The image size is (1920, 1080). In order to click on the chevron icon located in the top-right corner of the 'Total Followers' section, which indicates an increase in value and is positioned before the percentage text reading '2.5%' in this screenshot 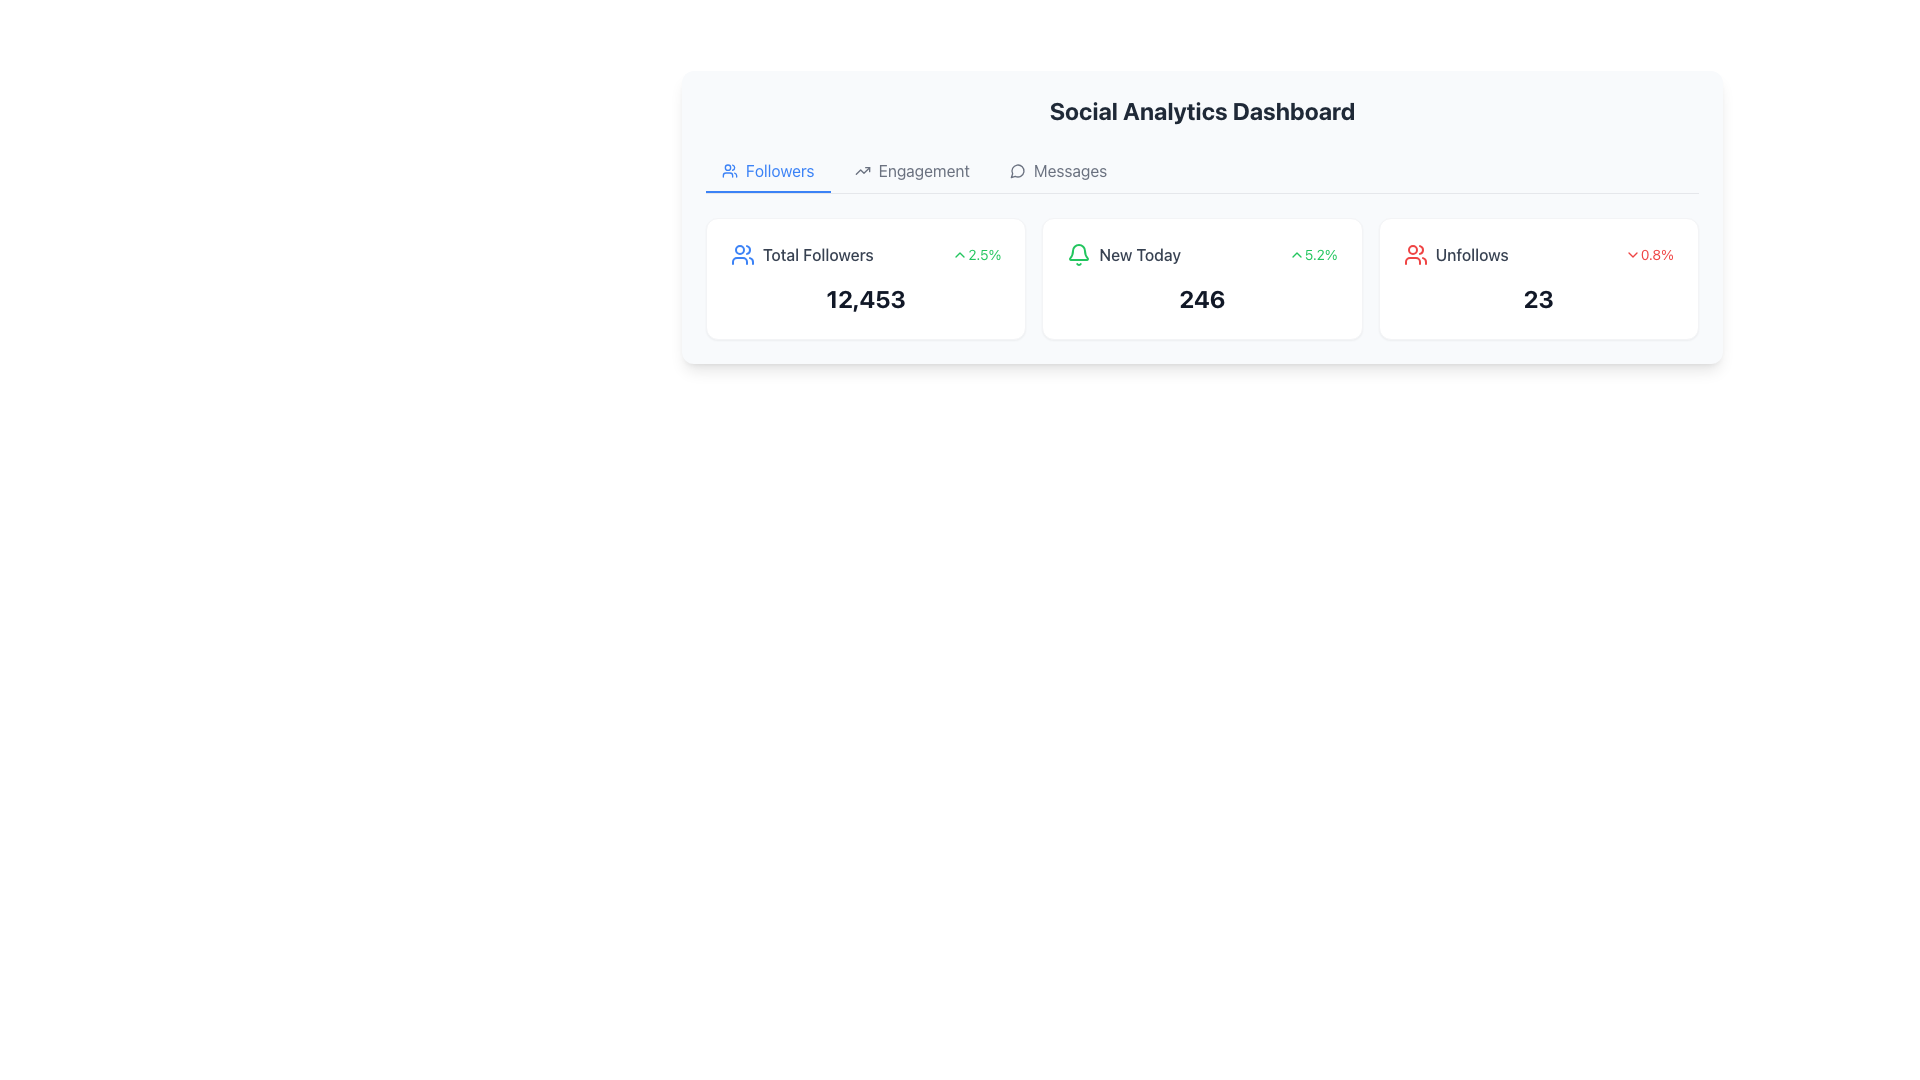, I will do `click(960, 253)`.